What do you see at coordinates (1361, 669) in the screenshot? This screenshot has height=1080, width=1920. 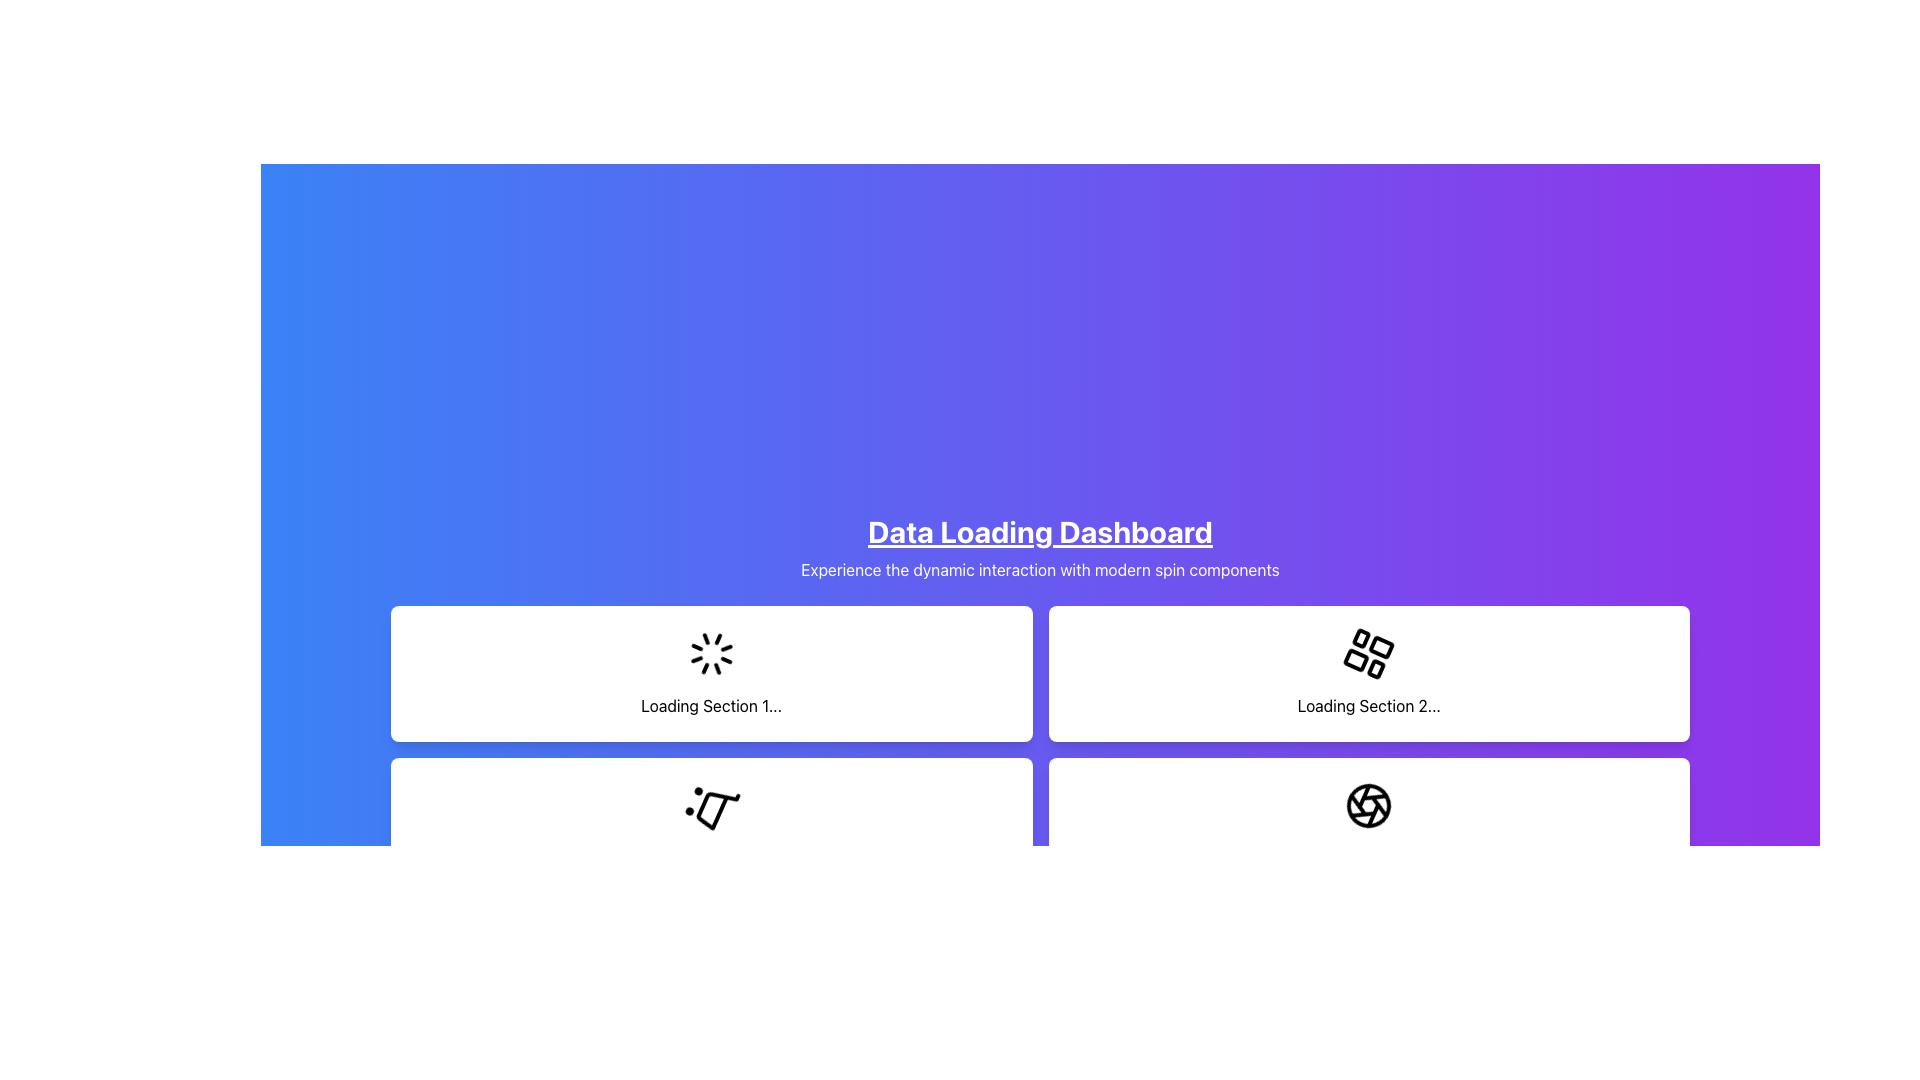 I see `the second segment of the spinning dashboard animation, which is positioned to the right of the first segment and above another segment` at bounding box center [1361, 669].